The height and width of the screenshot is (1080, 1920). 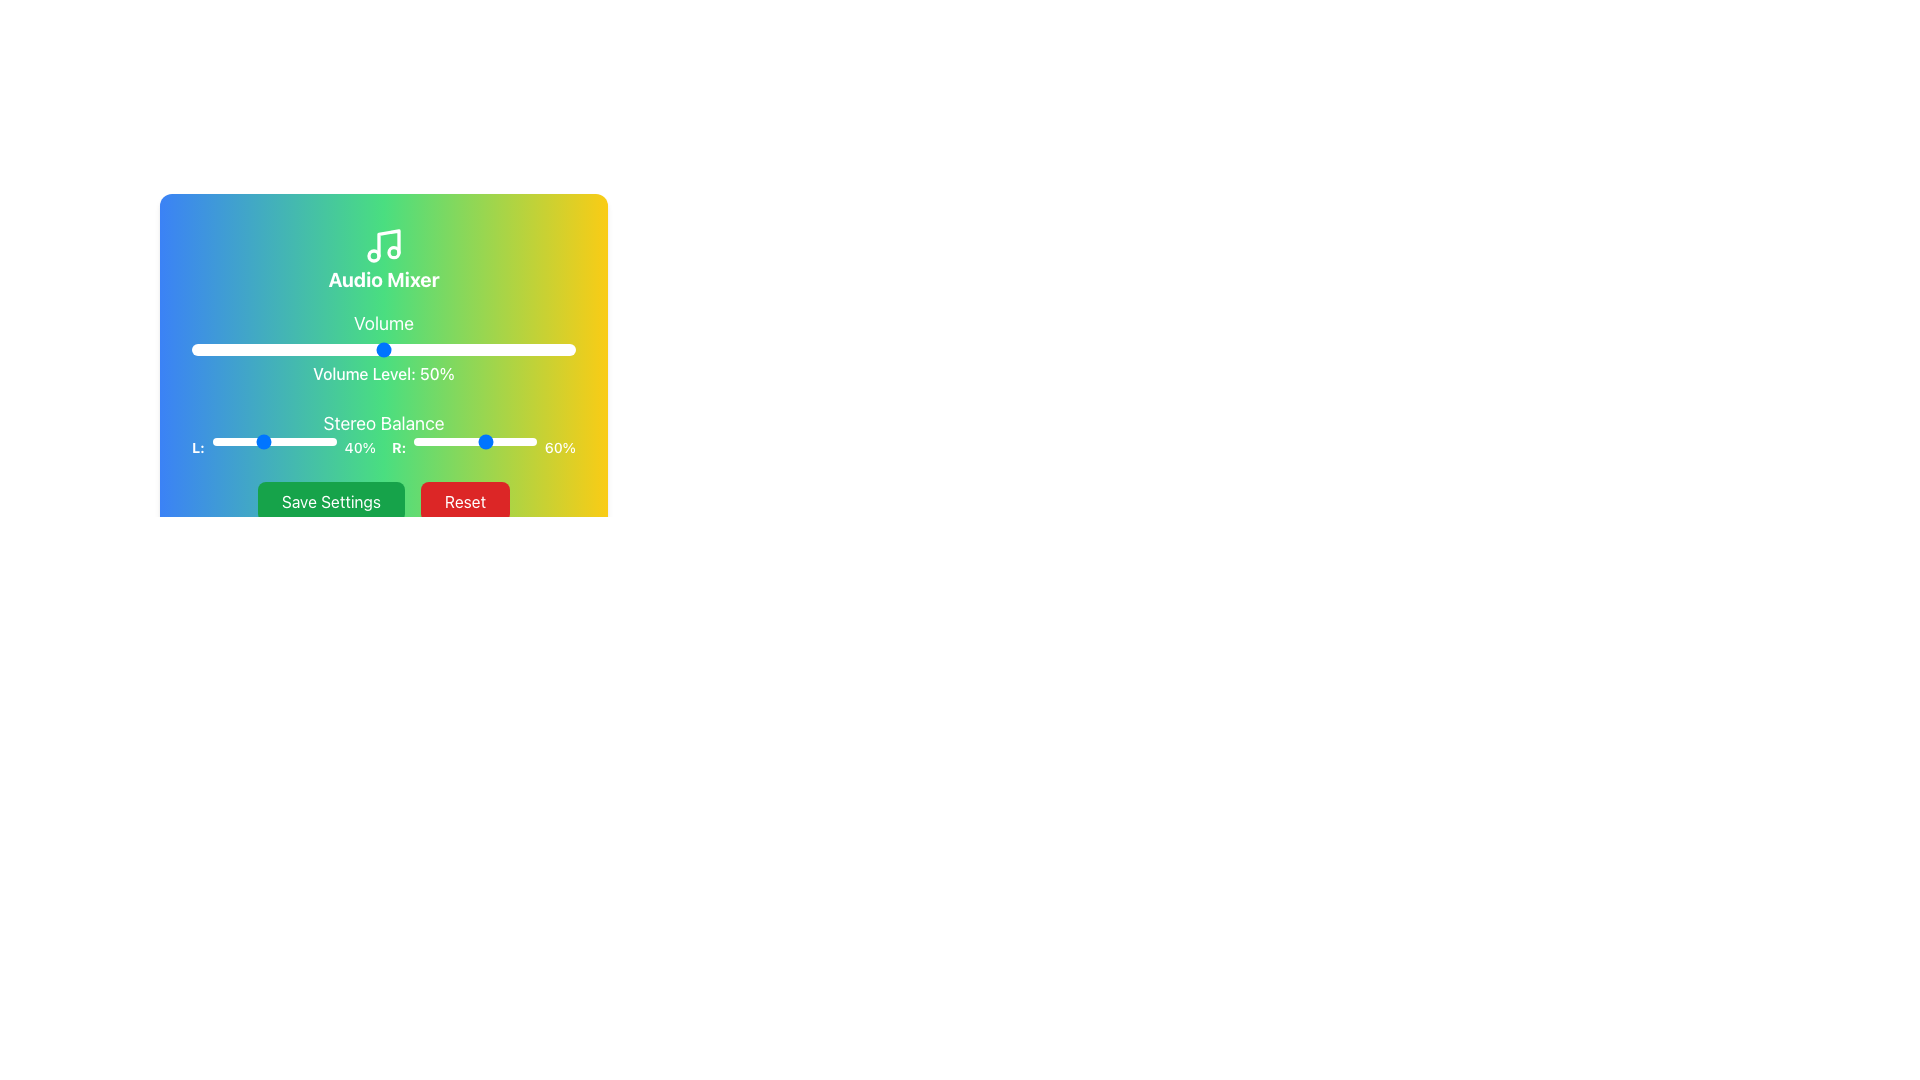 I want to click on the R value, so click(x=484, y=441).